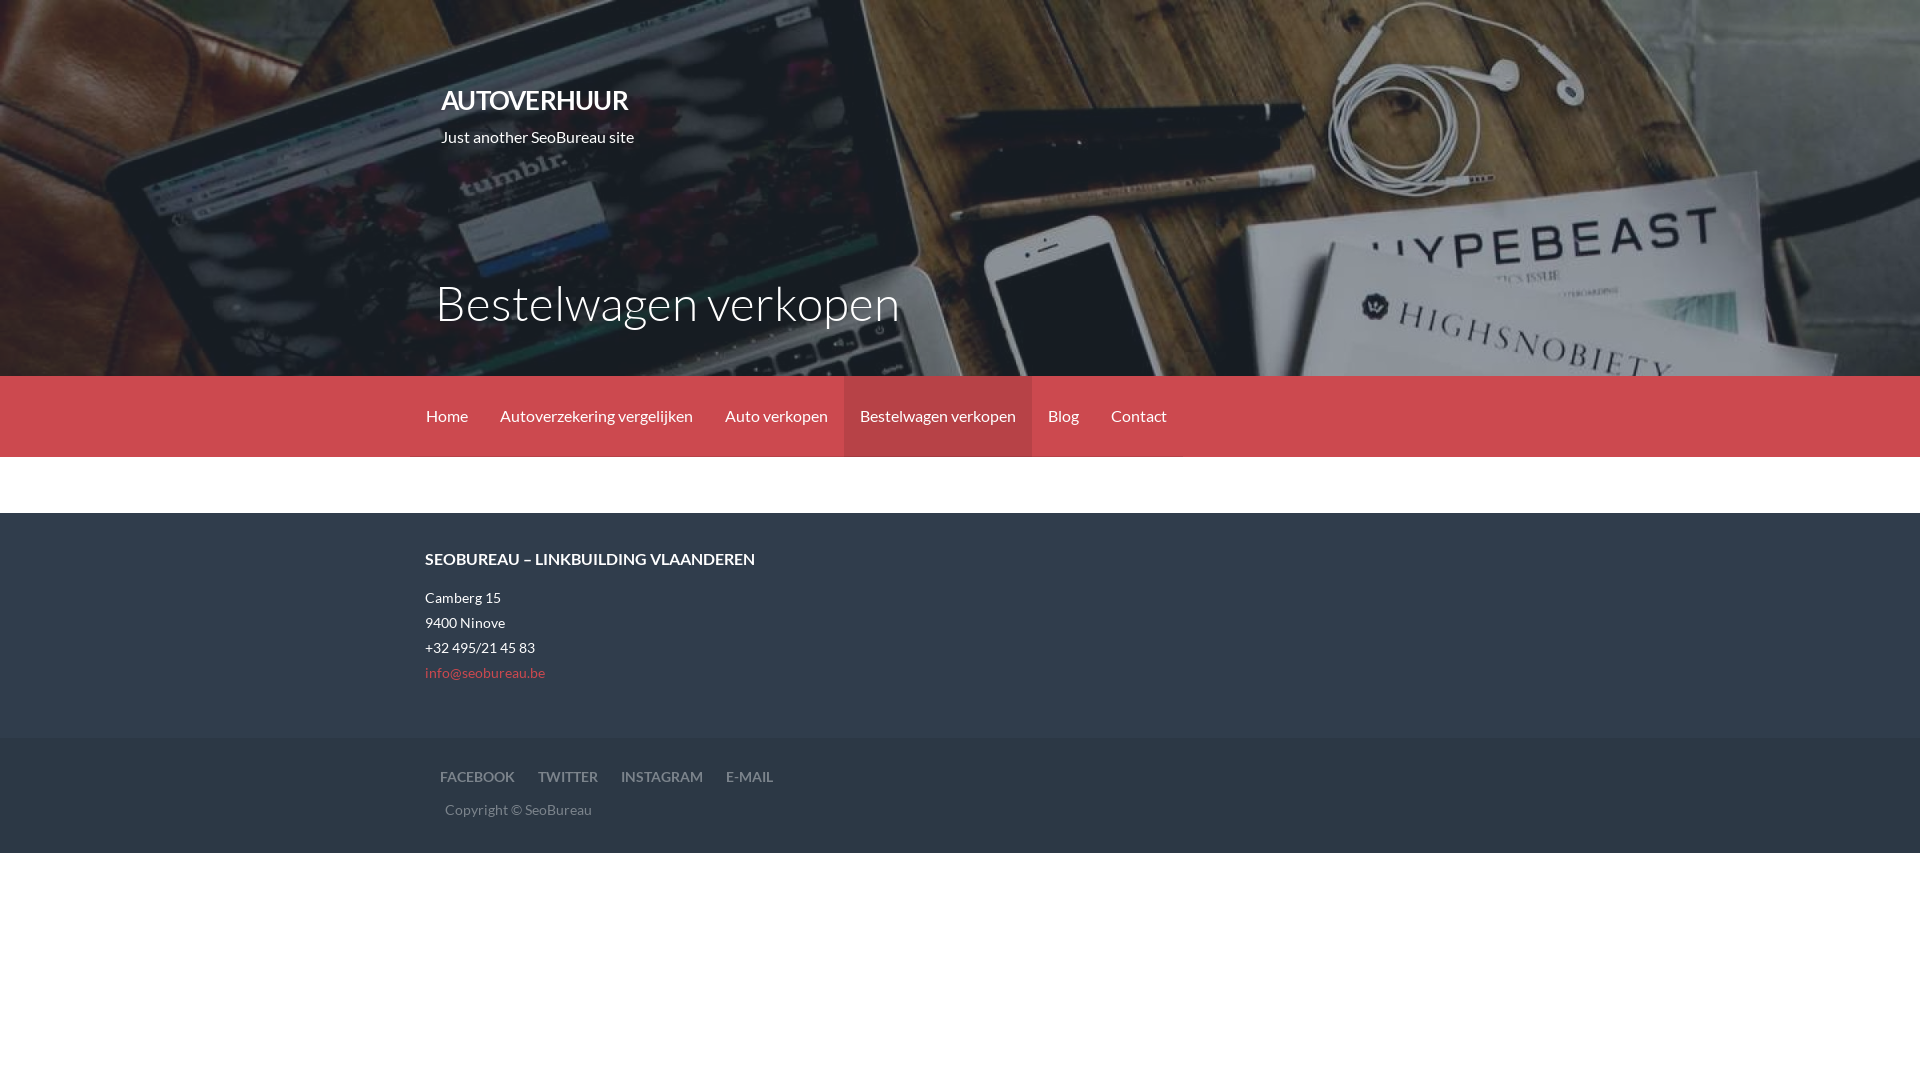 This screenshot has width=1920, height=1080. What do you see at coordinates (445, 415) in the screenshot?
I see `'Home'` at bounding box center [445, 415].